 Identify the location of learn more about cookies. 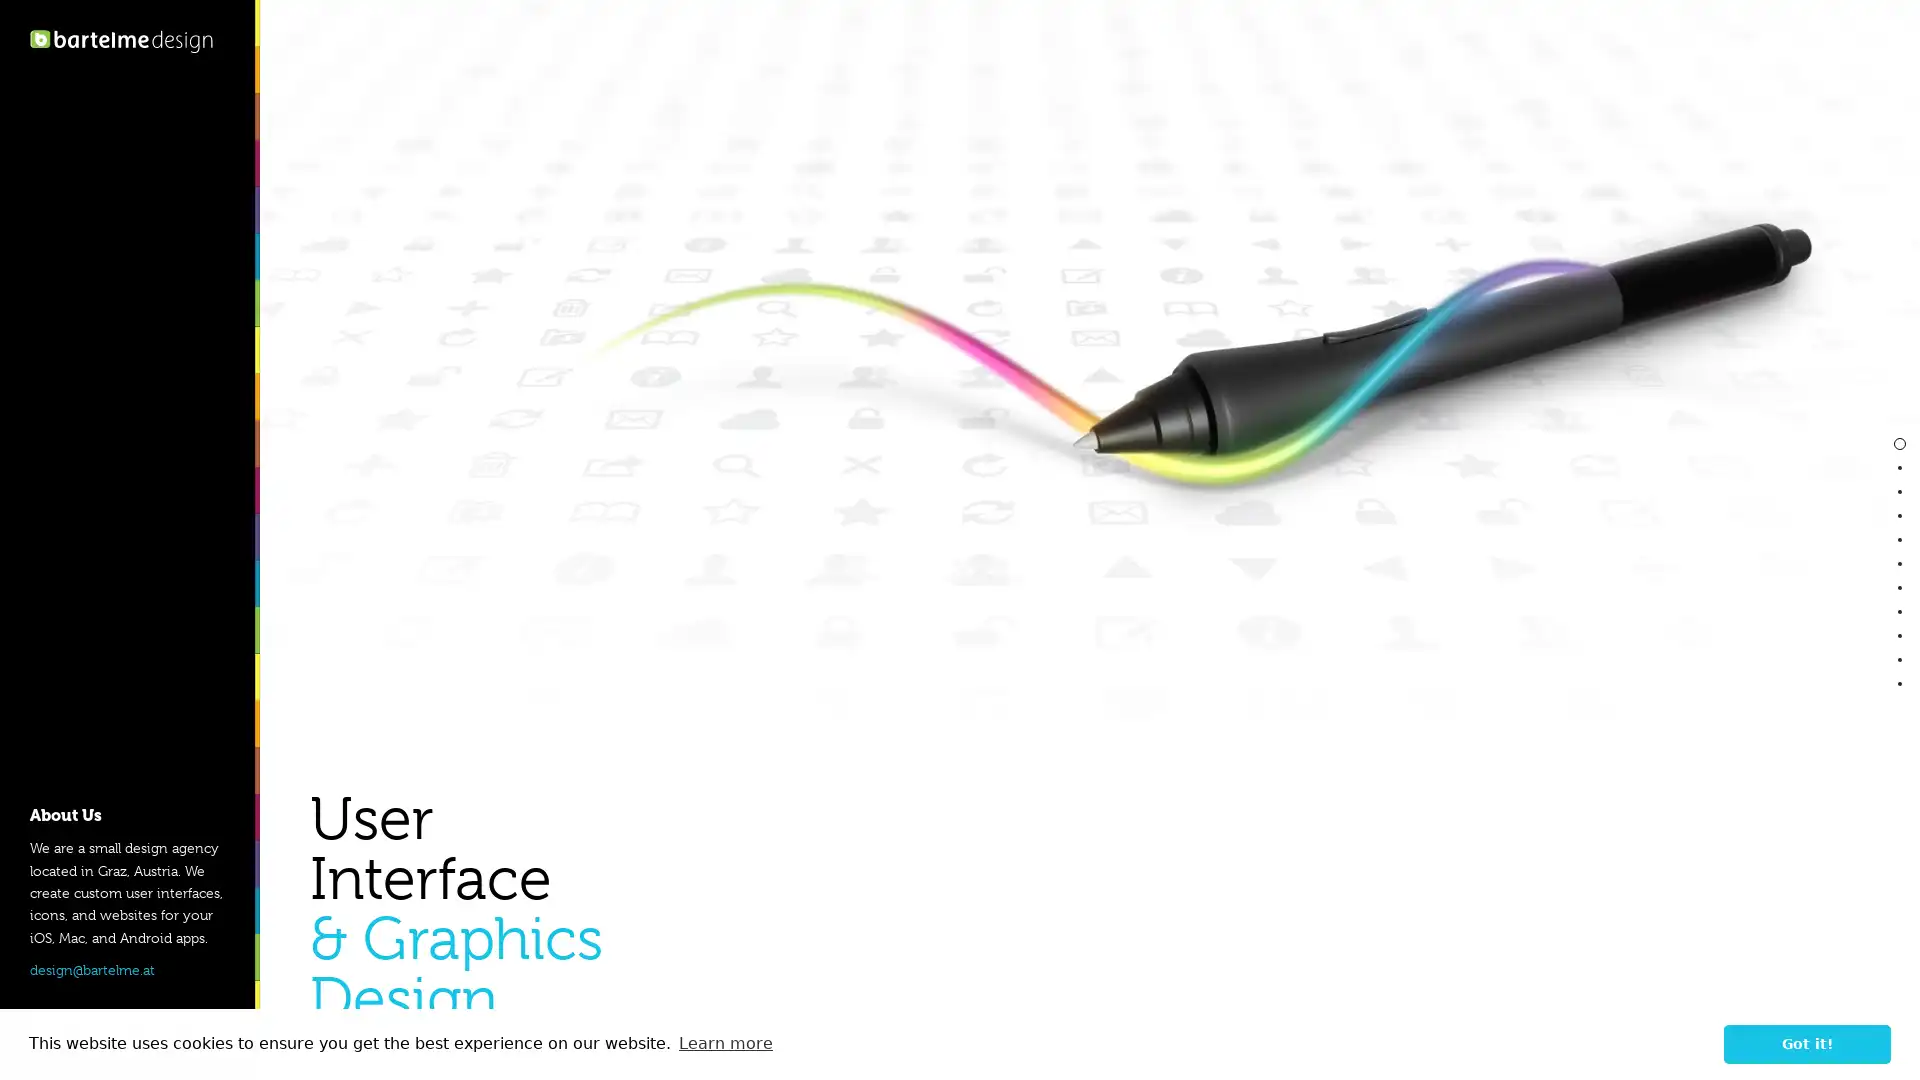
(724, 1043).